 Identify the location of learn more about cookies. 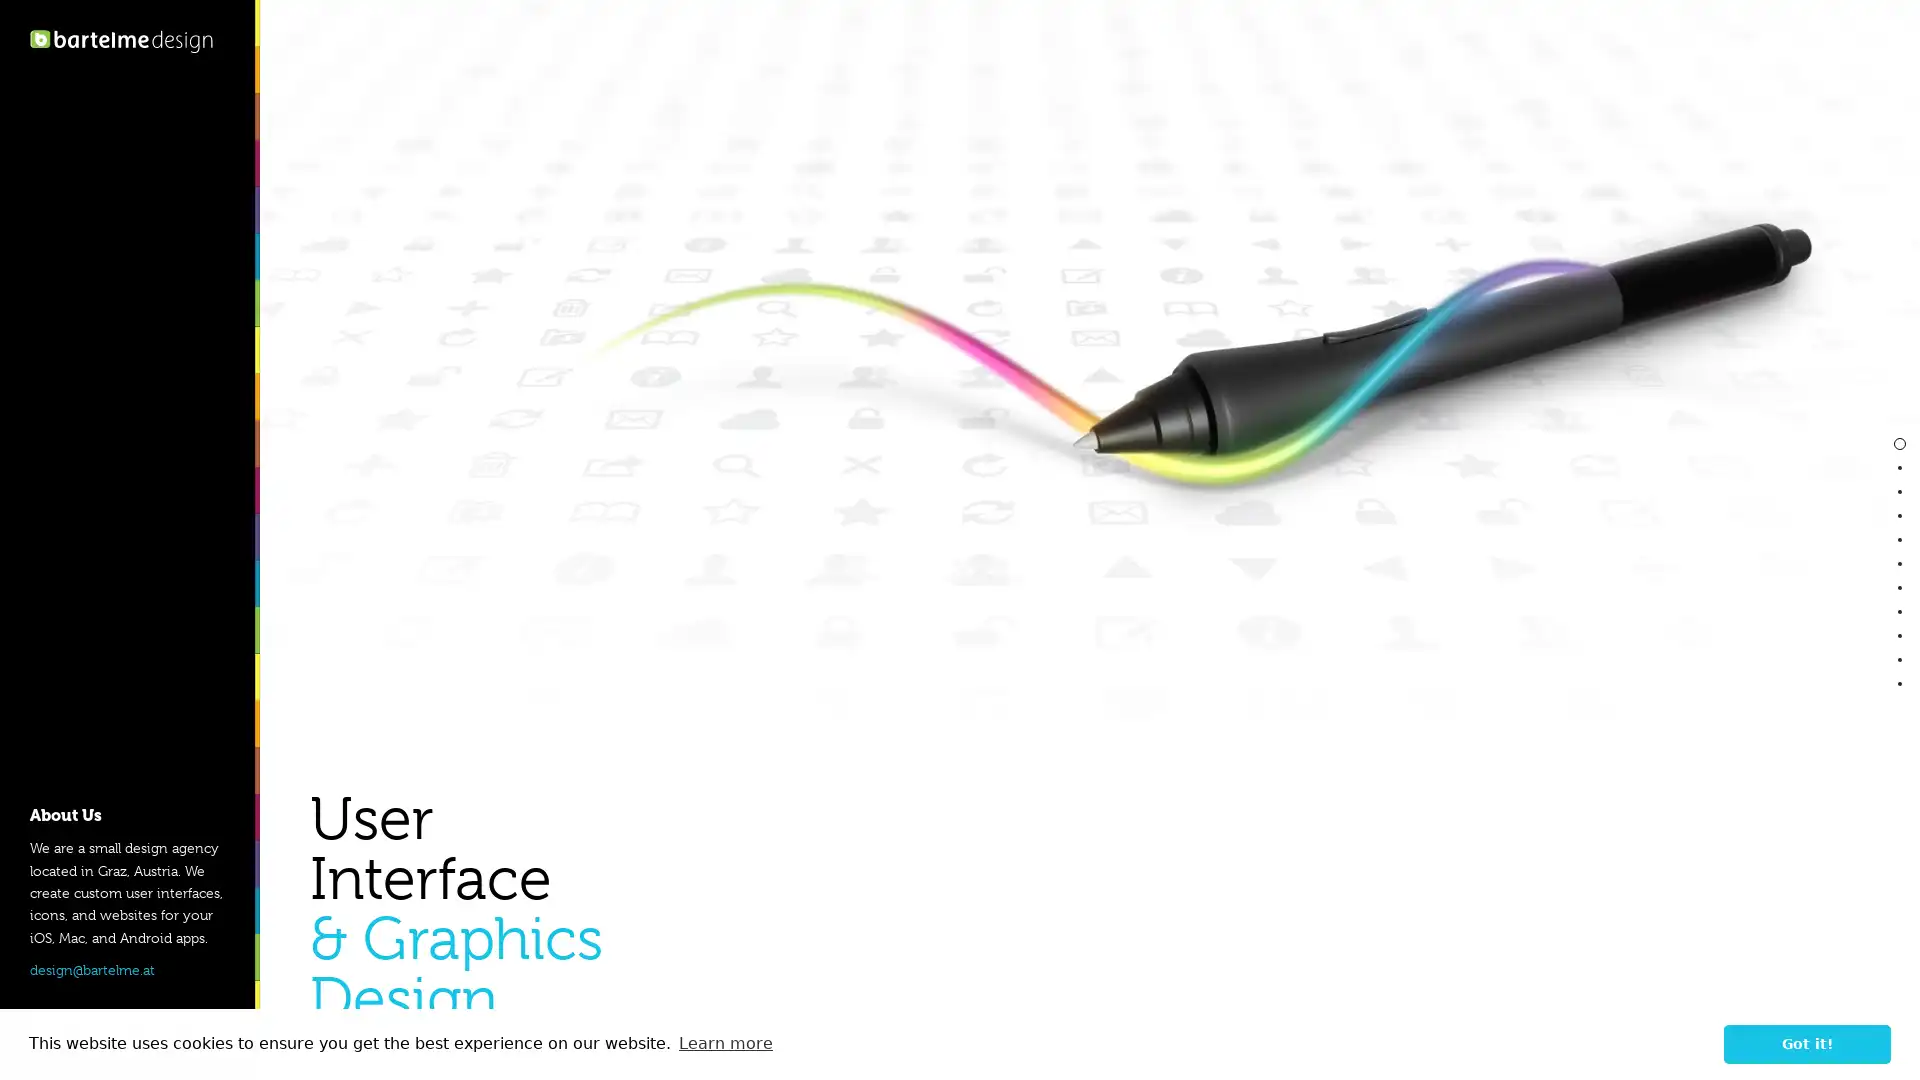
(724, 1043).